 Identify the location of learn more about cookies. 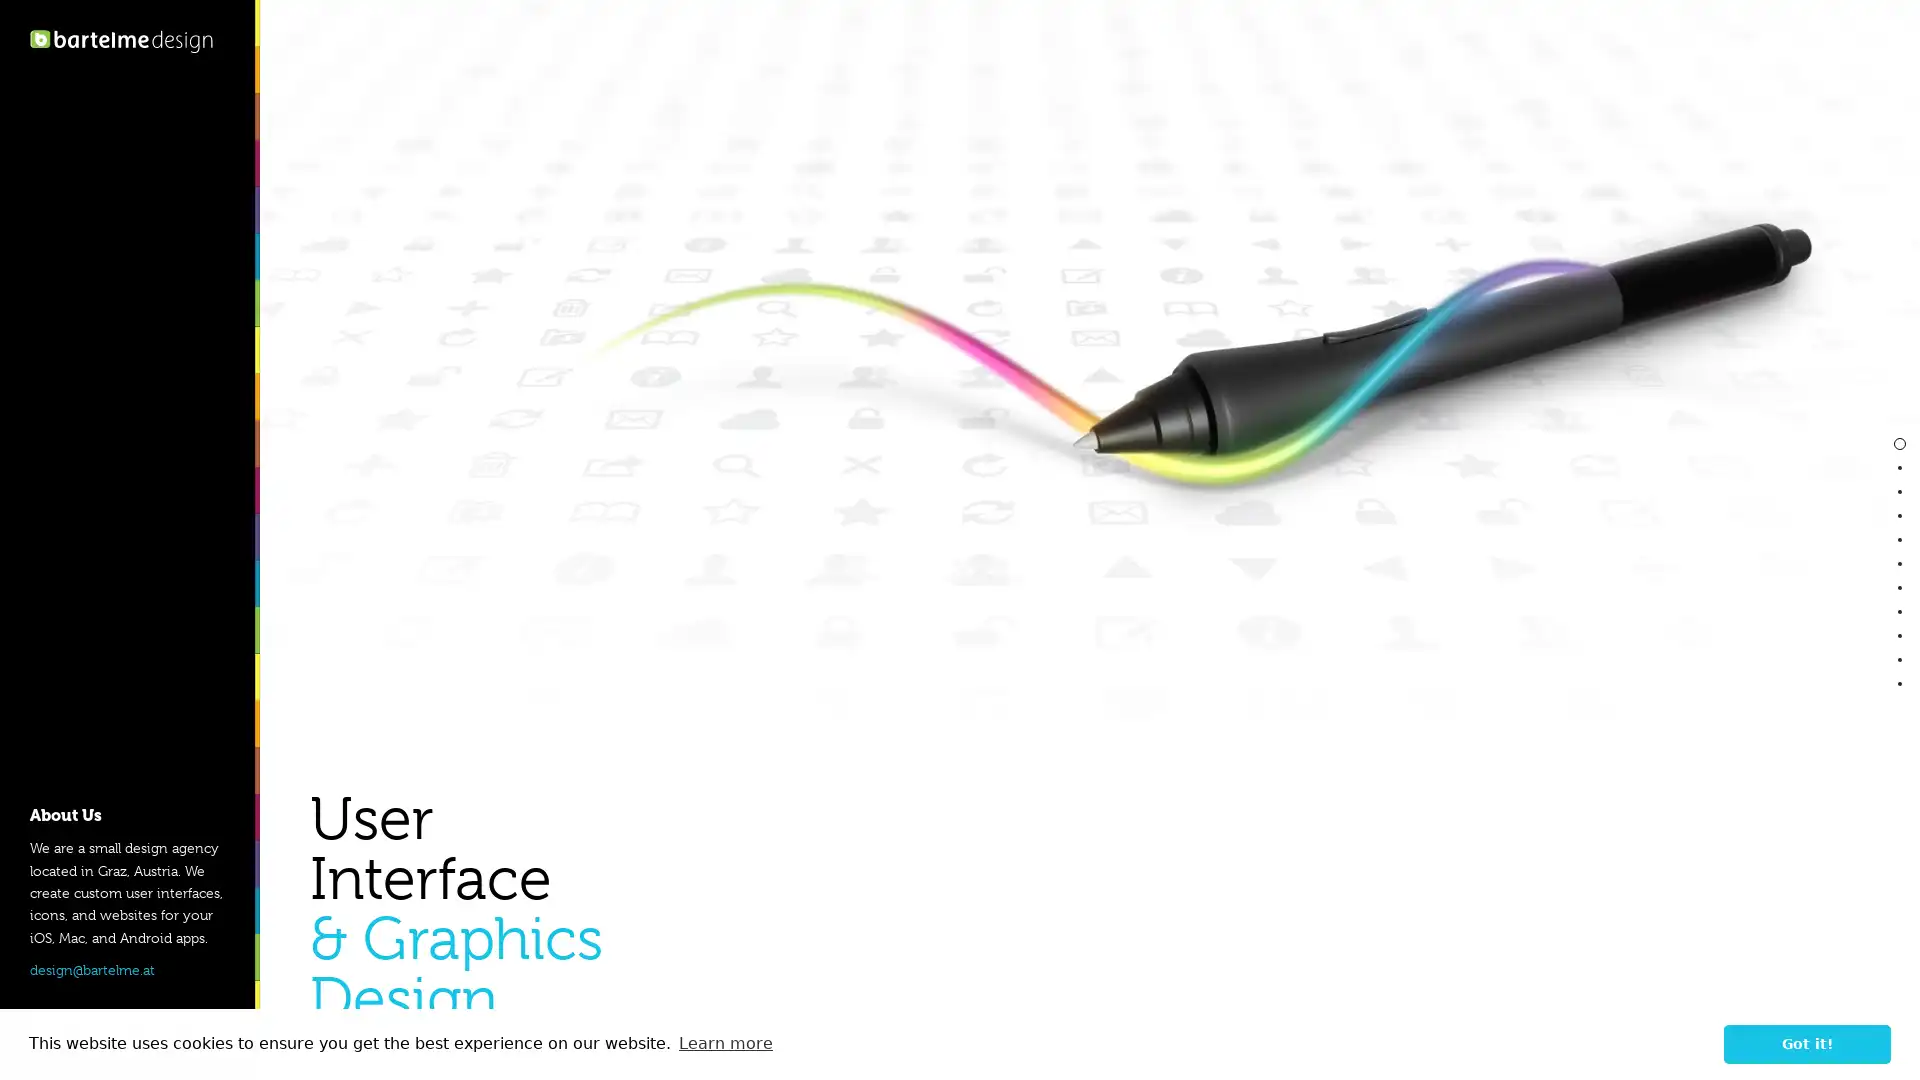
(724, 1043).